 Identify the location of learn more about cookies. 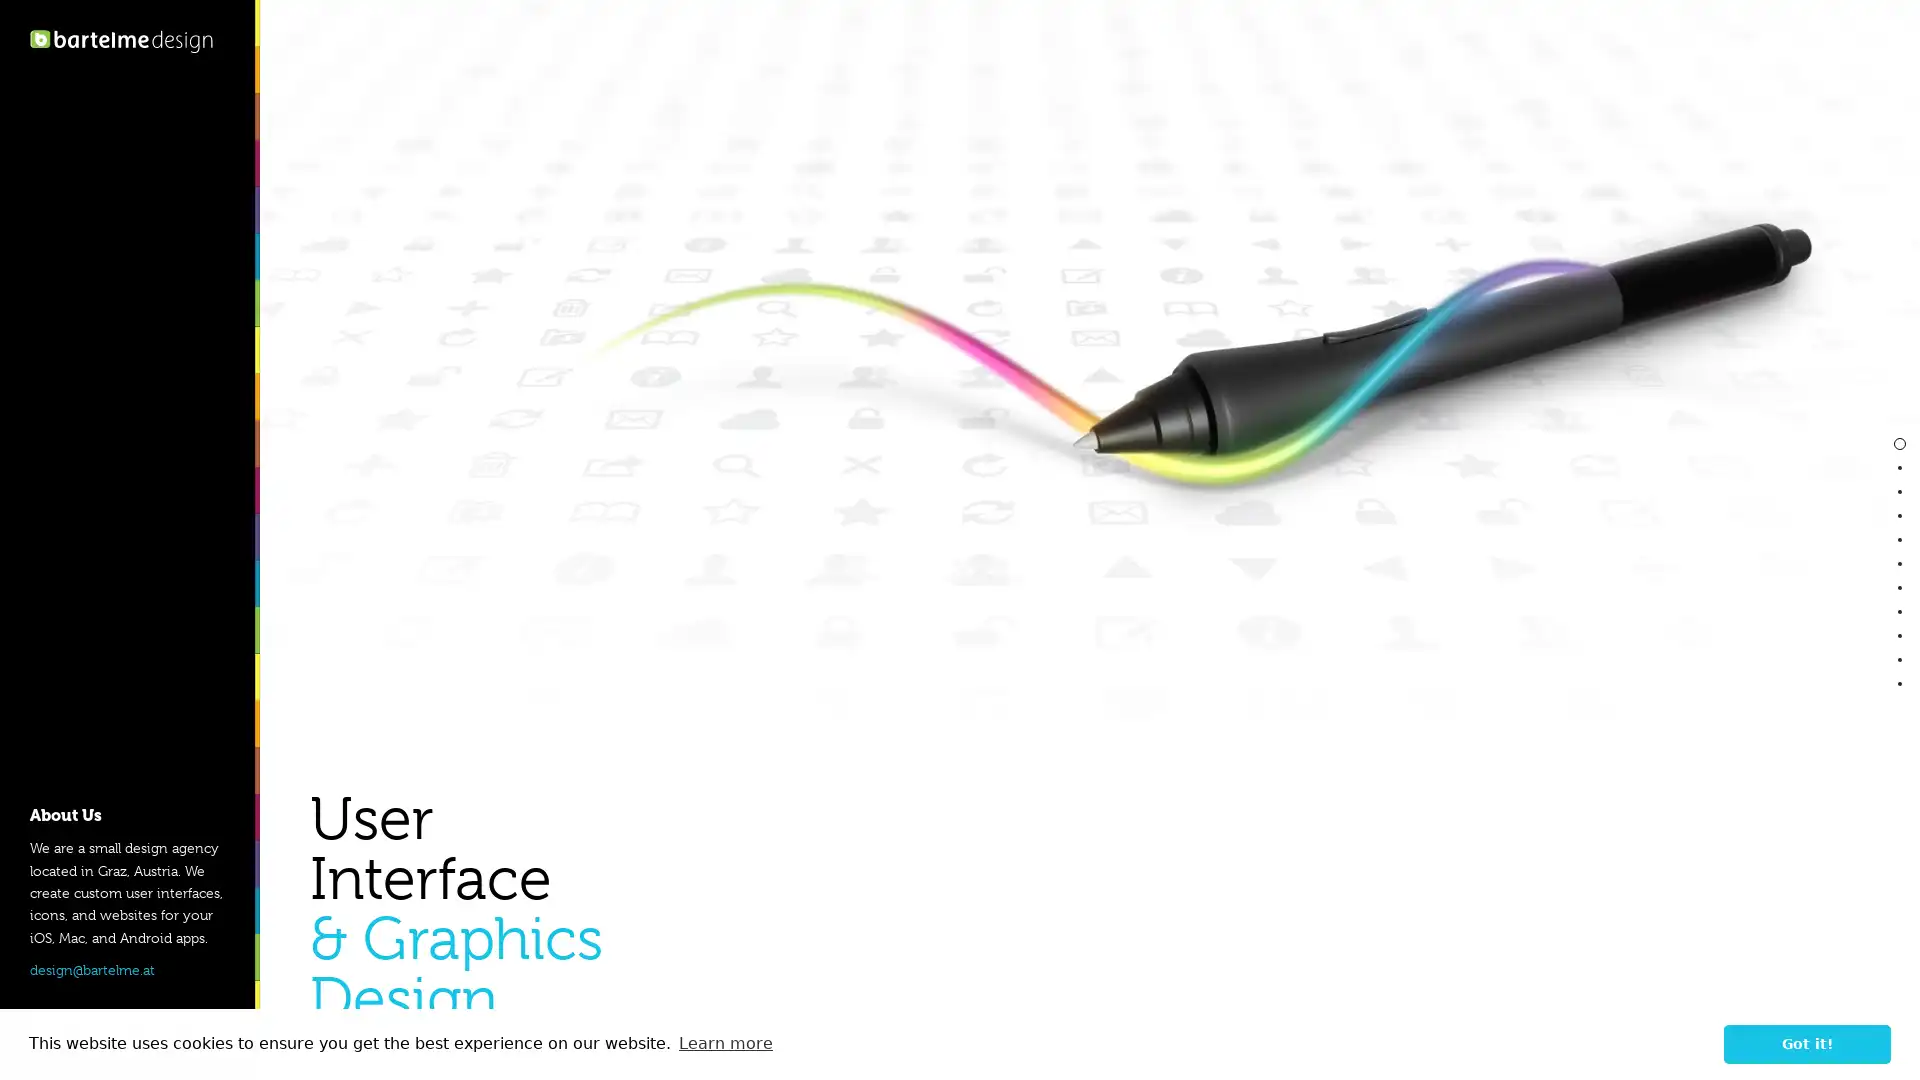
(724, 1043).